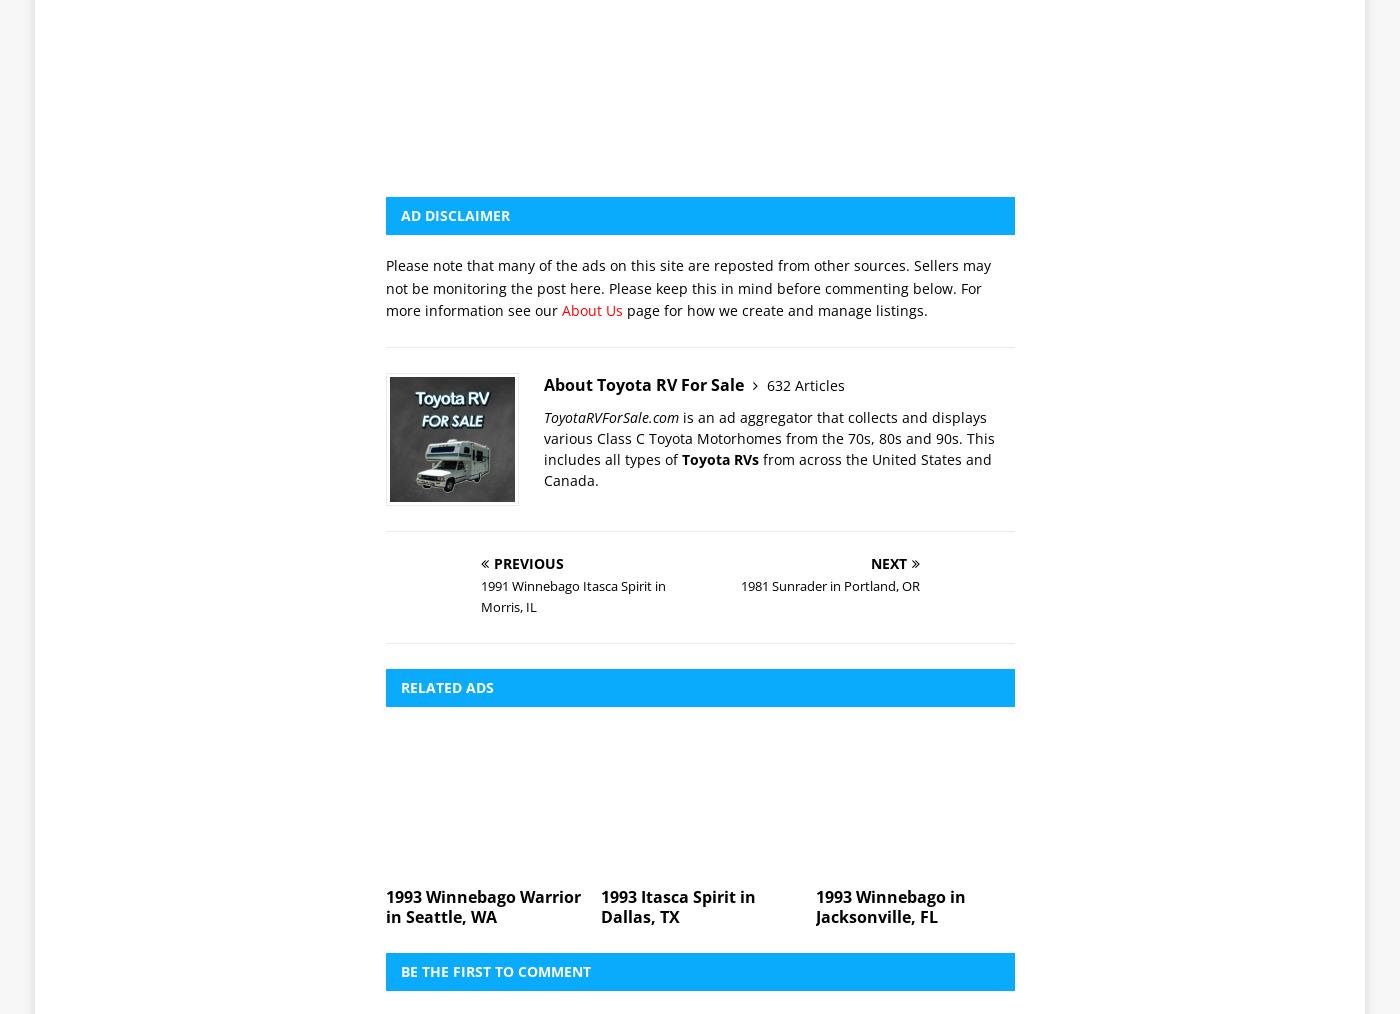 This screenshot has height=1014, width=1400. I want to click on 'ToyotaRVForSale.com', so click(611, 137).